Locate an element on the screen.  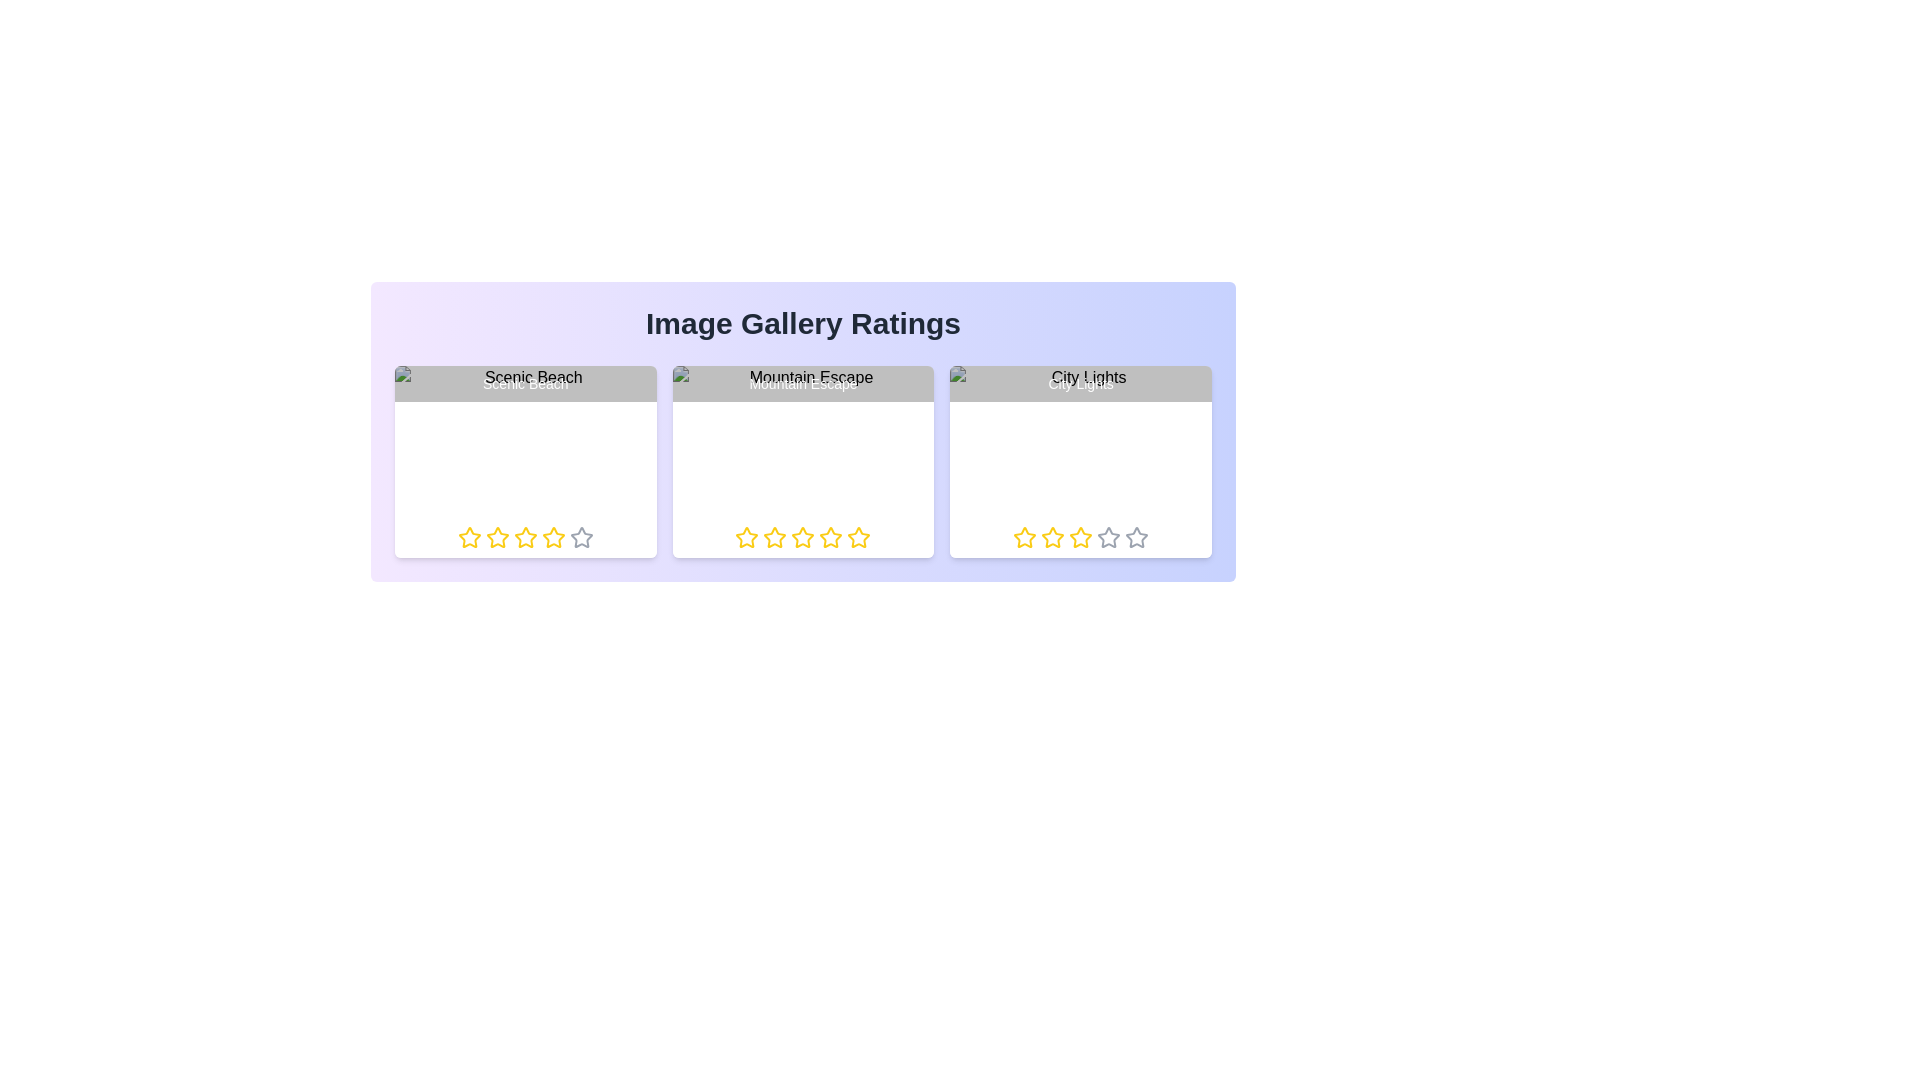
the rating for the image titled 'City Lights' to 1 stars is located at coordinates (1013, 536).